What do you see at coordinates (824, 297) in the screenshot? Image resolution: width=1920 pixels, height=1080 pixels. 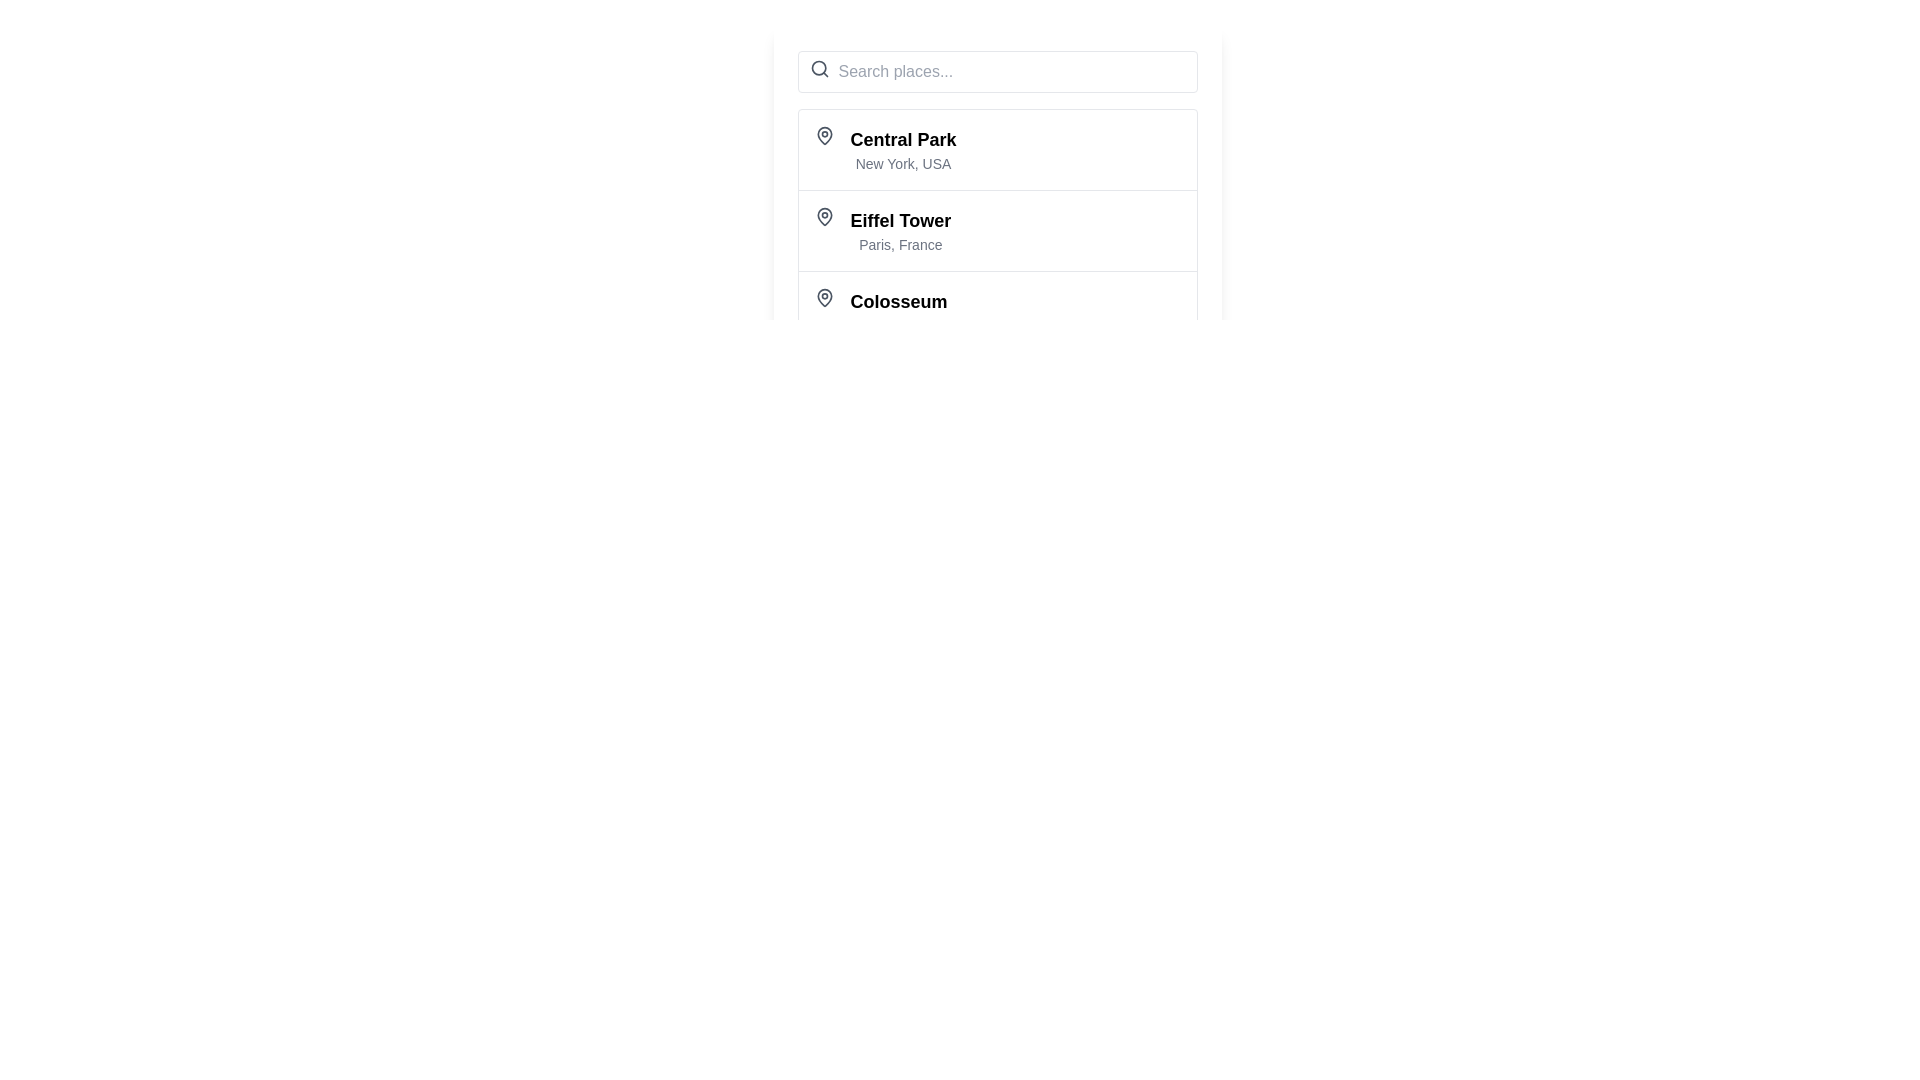 I see `the pin icon indicating the Colosseum entry in the list, which is positioned to the left of the text 'Colosseum, Rome, Italy.'` at bounding box center [824, 297].